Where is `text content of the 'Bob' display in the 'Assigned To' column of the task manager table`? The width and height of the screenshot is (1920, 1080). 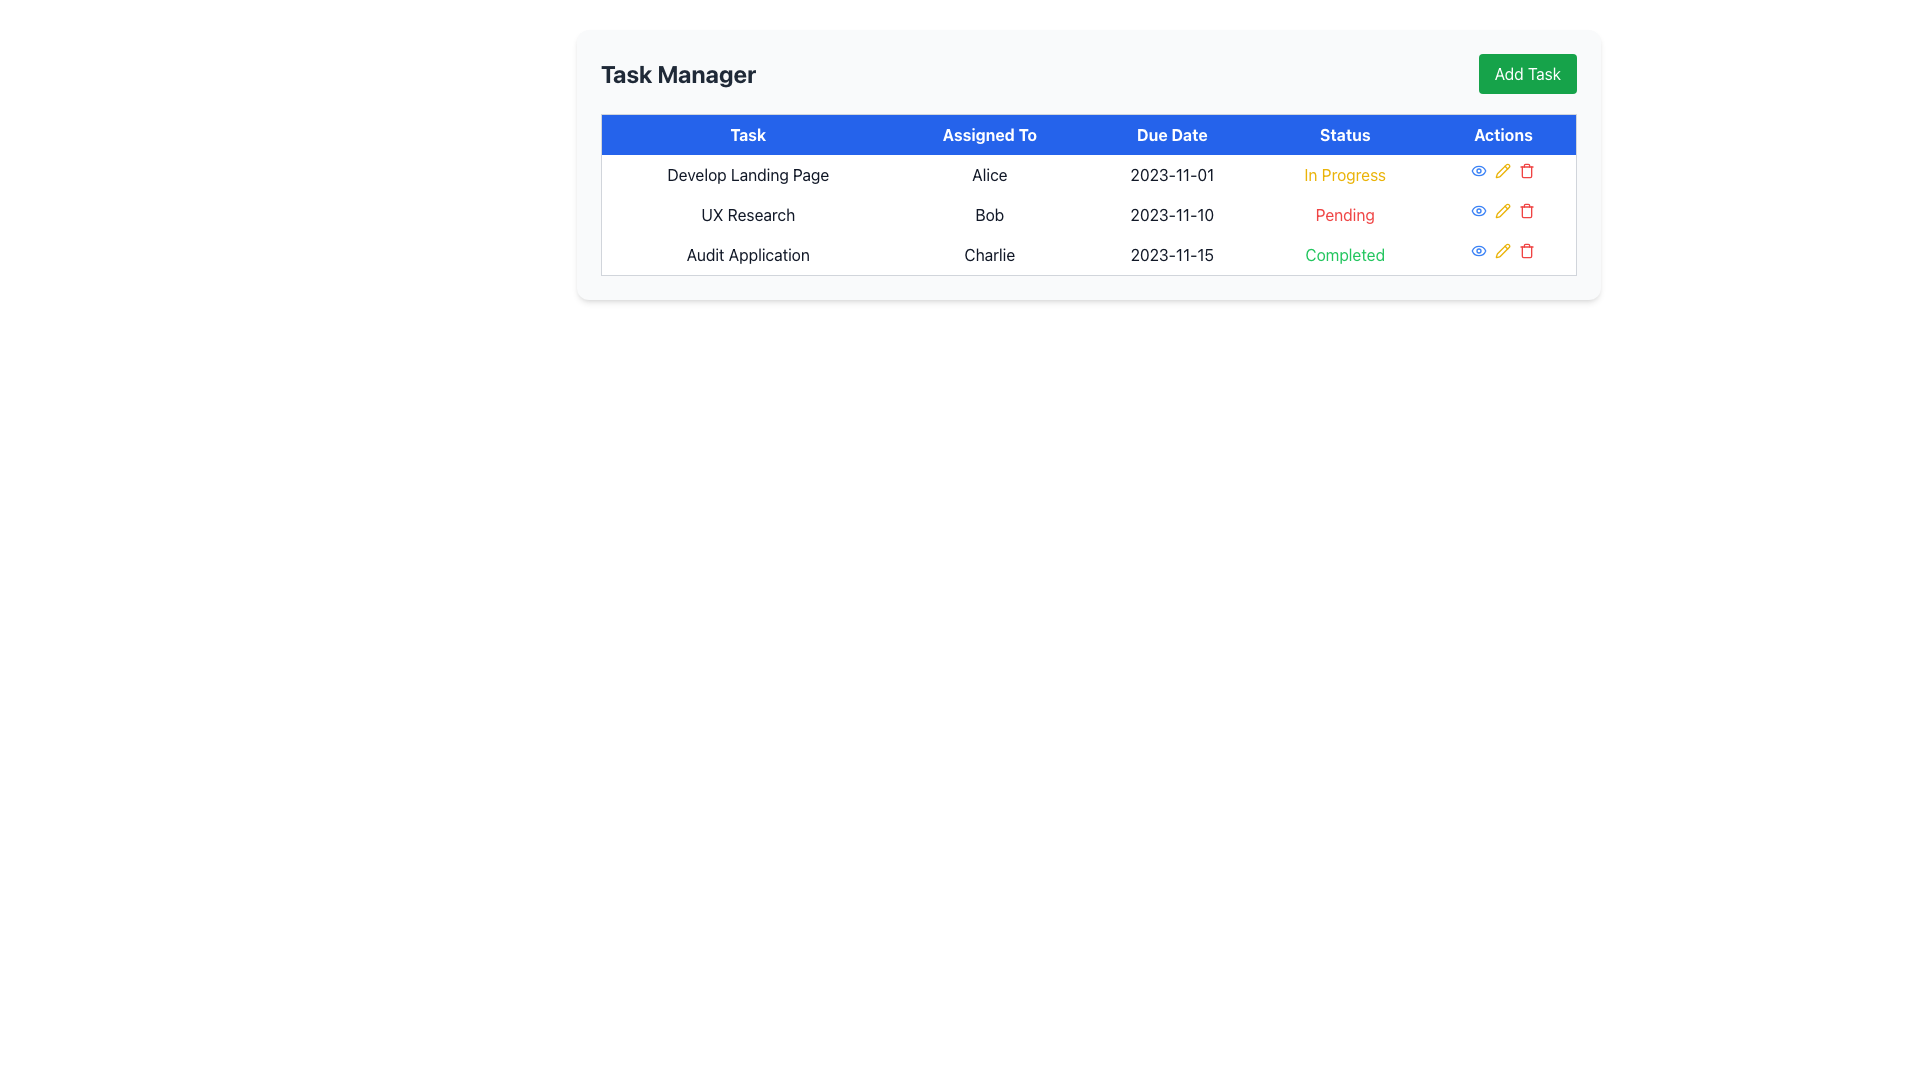
text content of the 'Bob' display in the 'Assigned To' column of the task manager table is located at coordinates (989, 215).